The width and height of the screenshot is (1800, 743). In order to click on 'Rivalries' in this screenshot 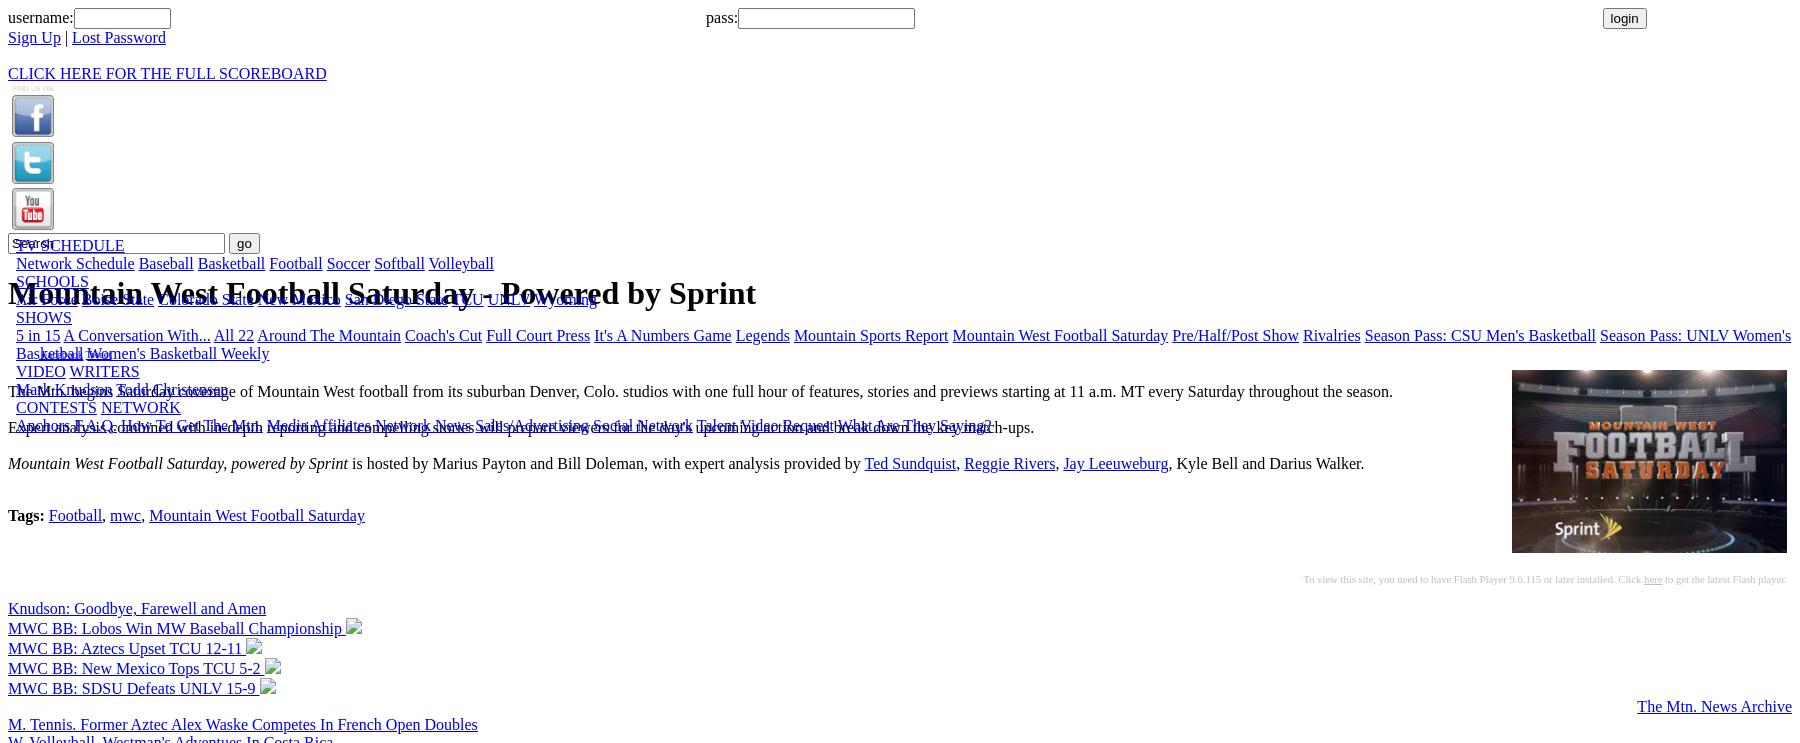, I will do `click(1301, 334)`.